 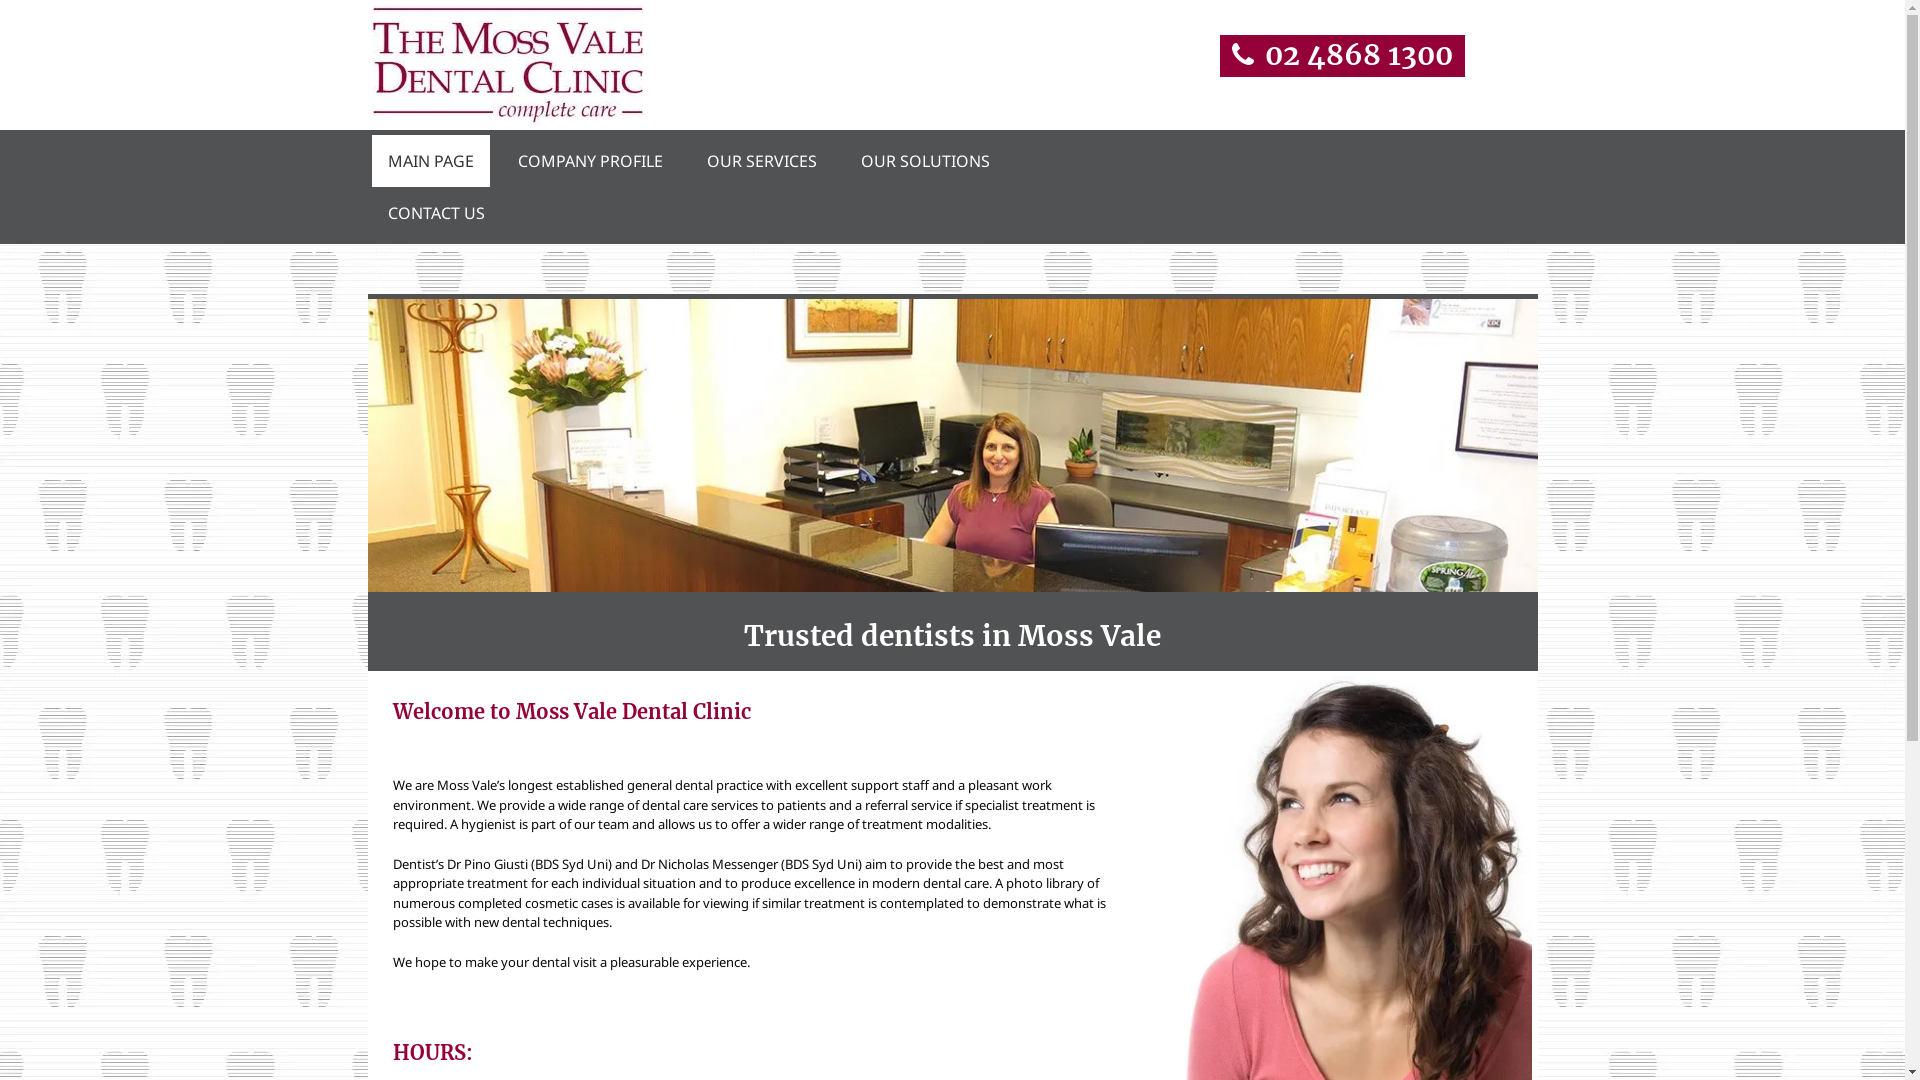 I want to click on 'MAIN PAGE', so click(x=372, y=160).